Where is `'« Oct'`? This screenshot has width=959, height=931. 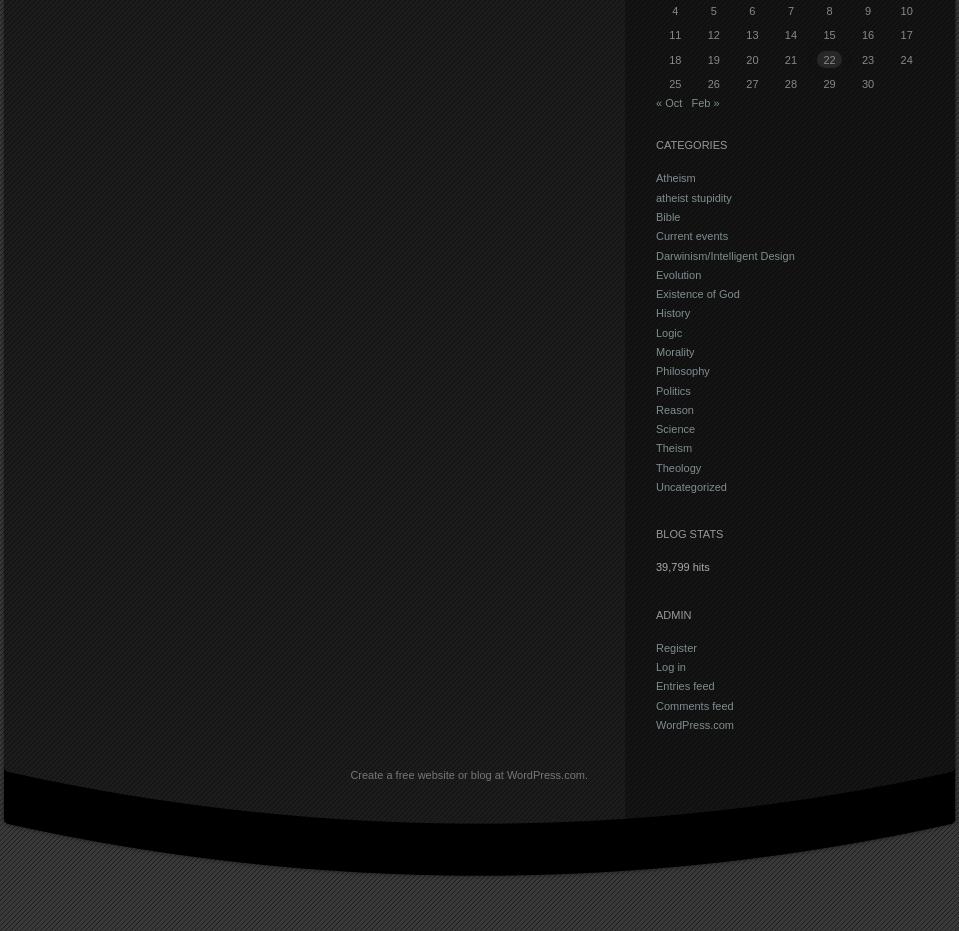
'« Oct' is located at coordinates (668, 102).